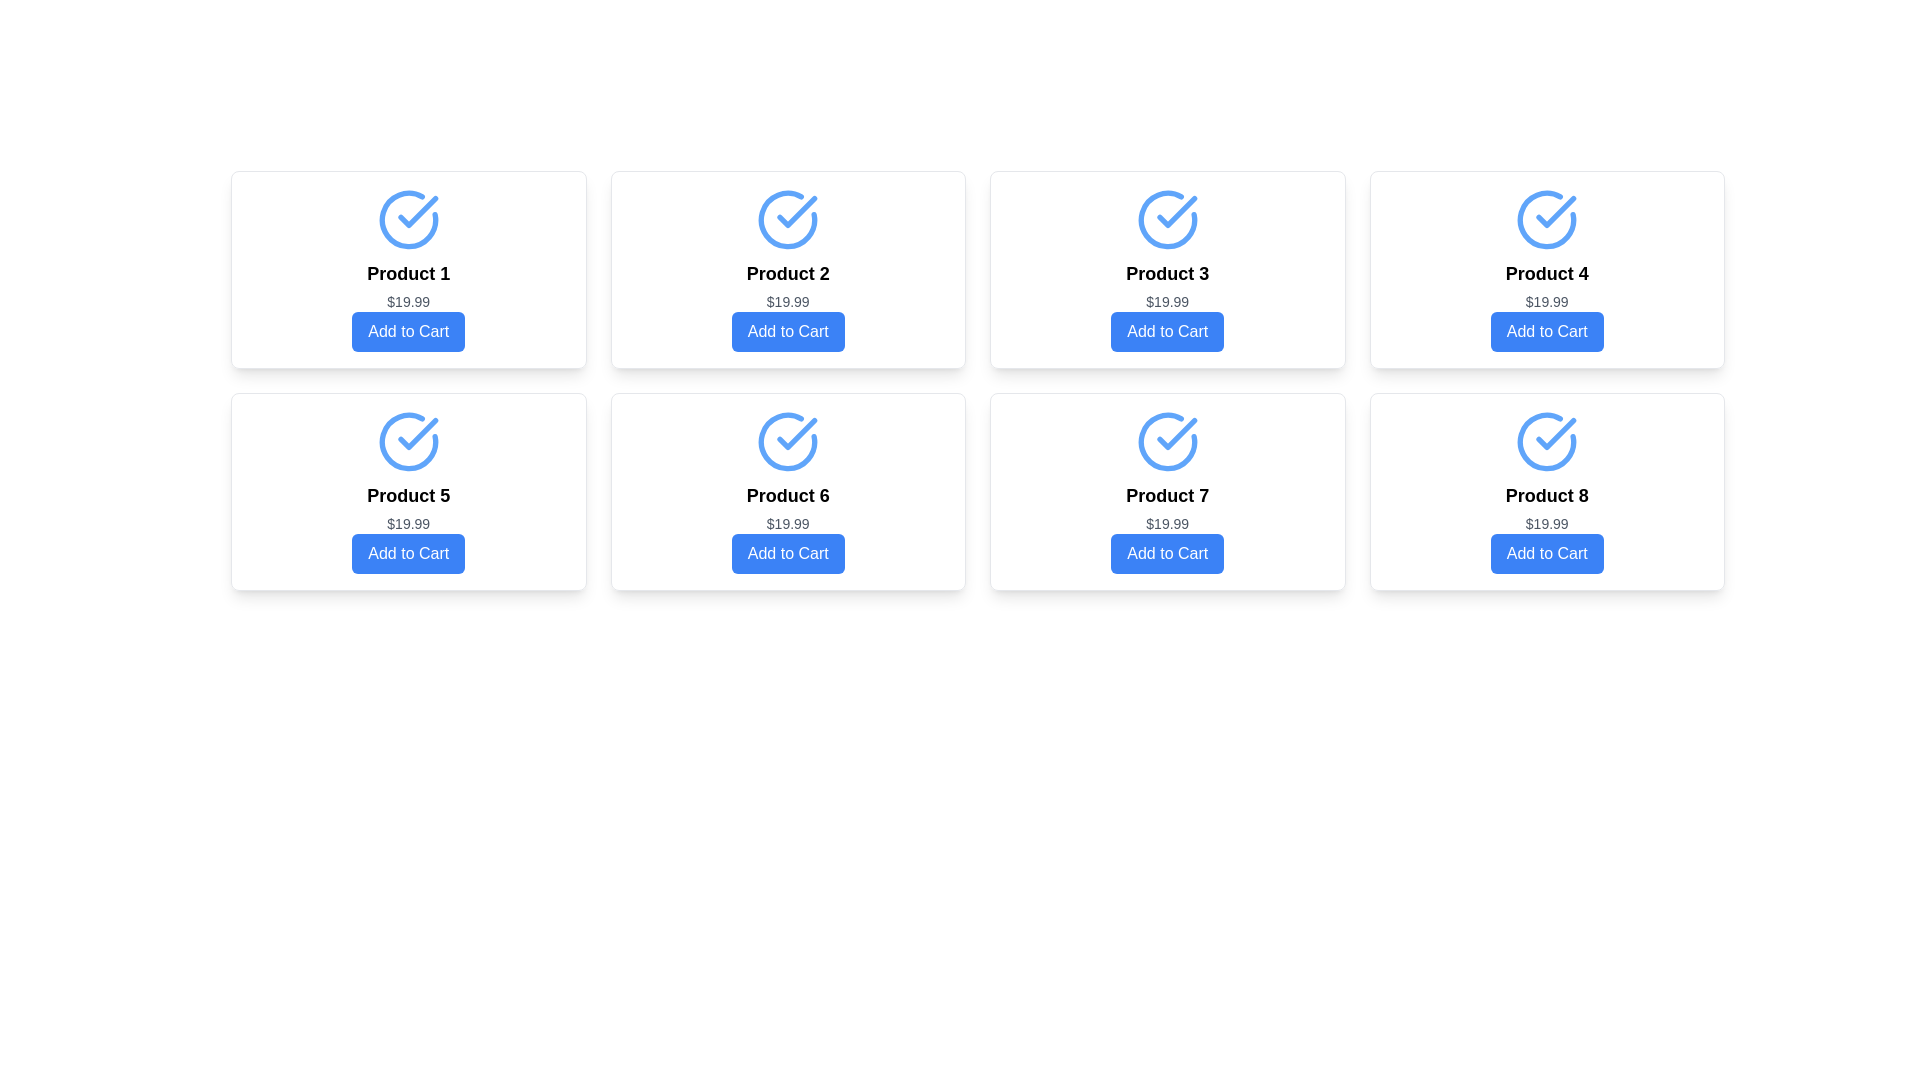 This screenshot has width=1920, height=1080. Describe the element at coordinates (1167, 495) in the screenshot. I see `the text label displaying 'Product 7' which is located in the third card of the second row in the grid layout, positioned above the pricing label and below the circular checkmark icon` at that location.